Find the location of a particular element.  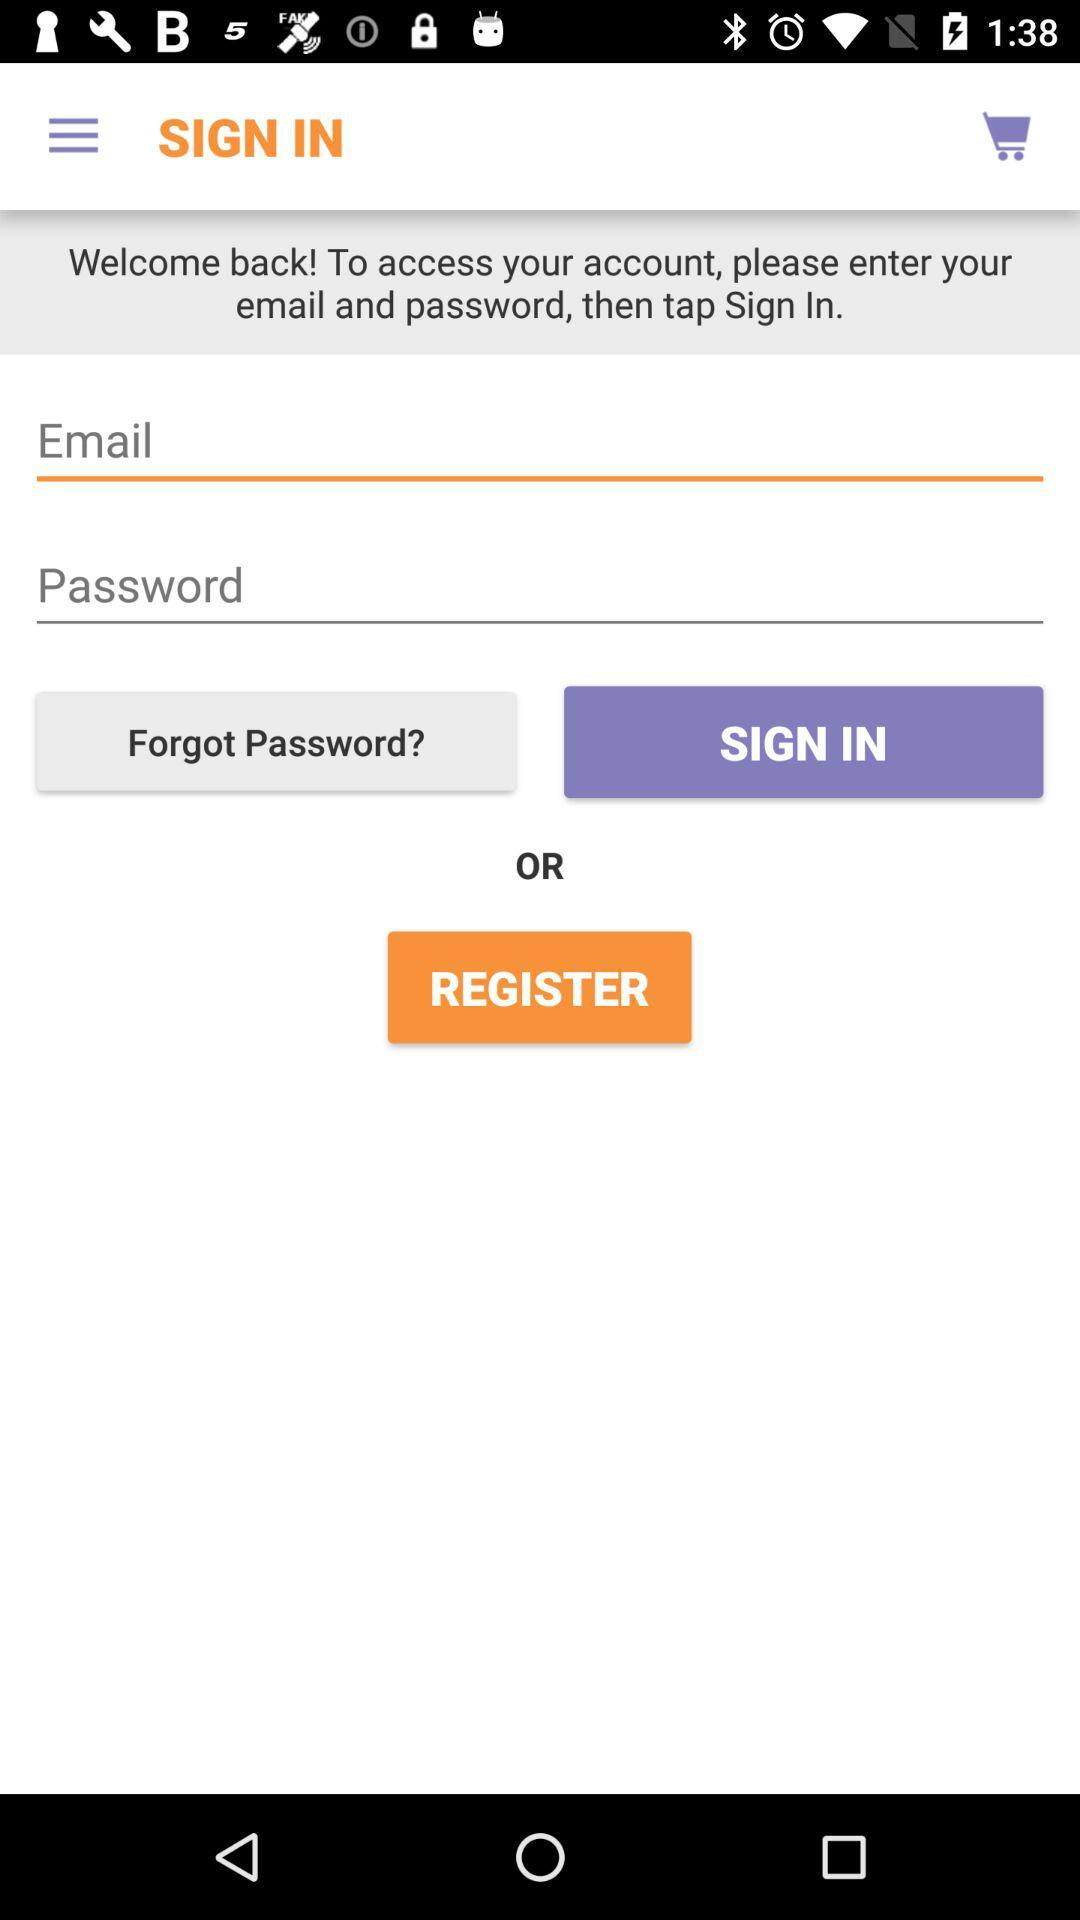

the forgot password? item is located at coordinates (276, 740).